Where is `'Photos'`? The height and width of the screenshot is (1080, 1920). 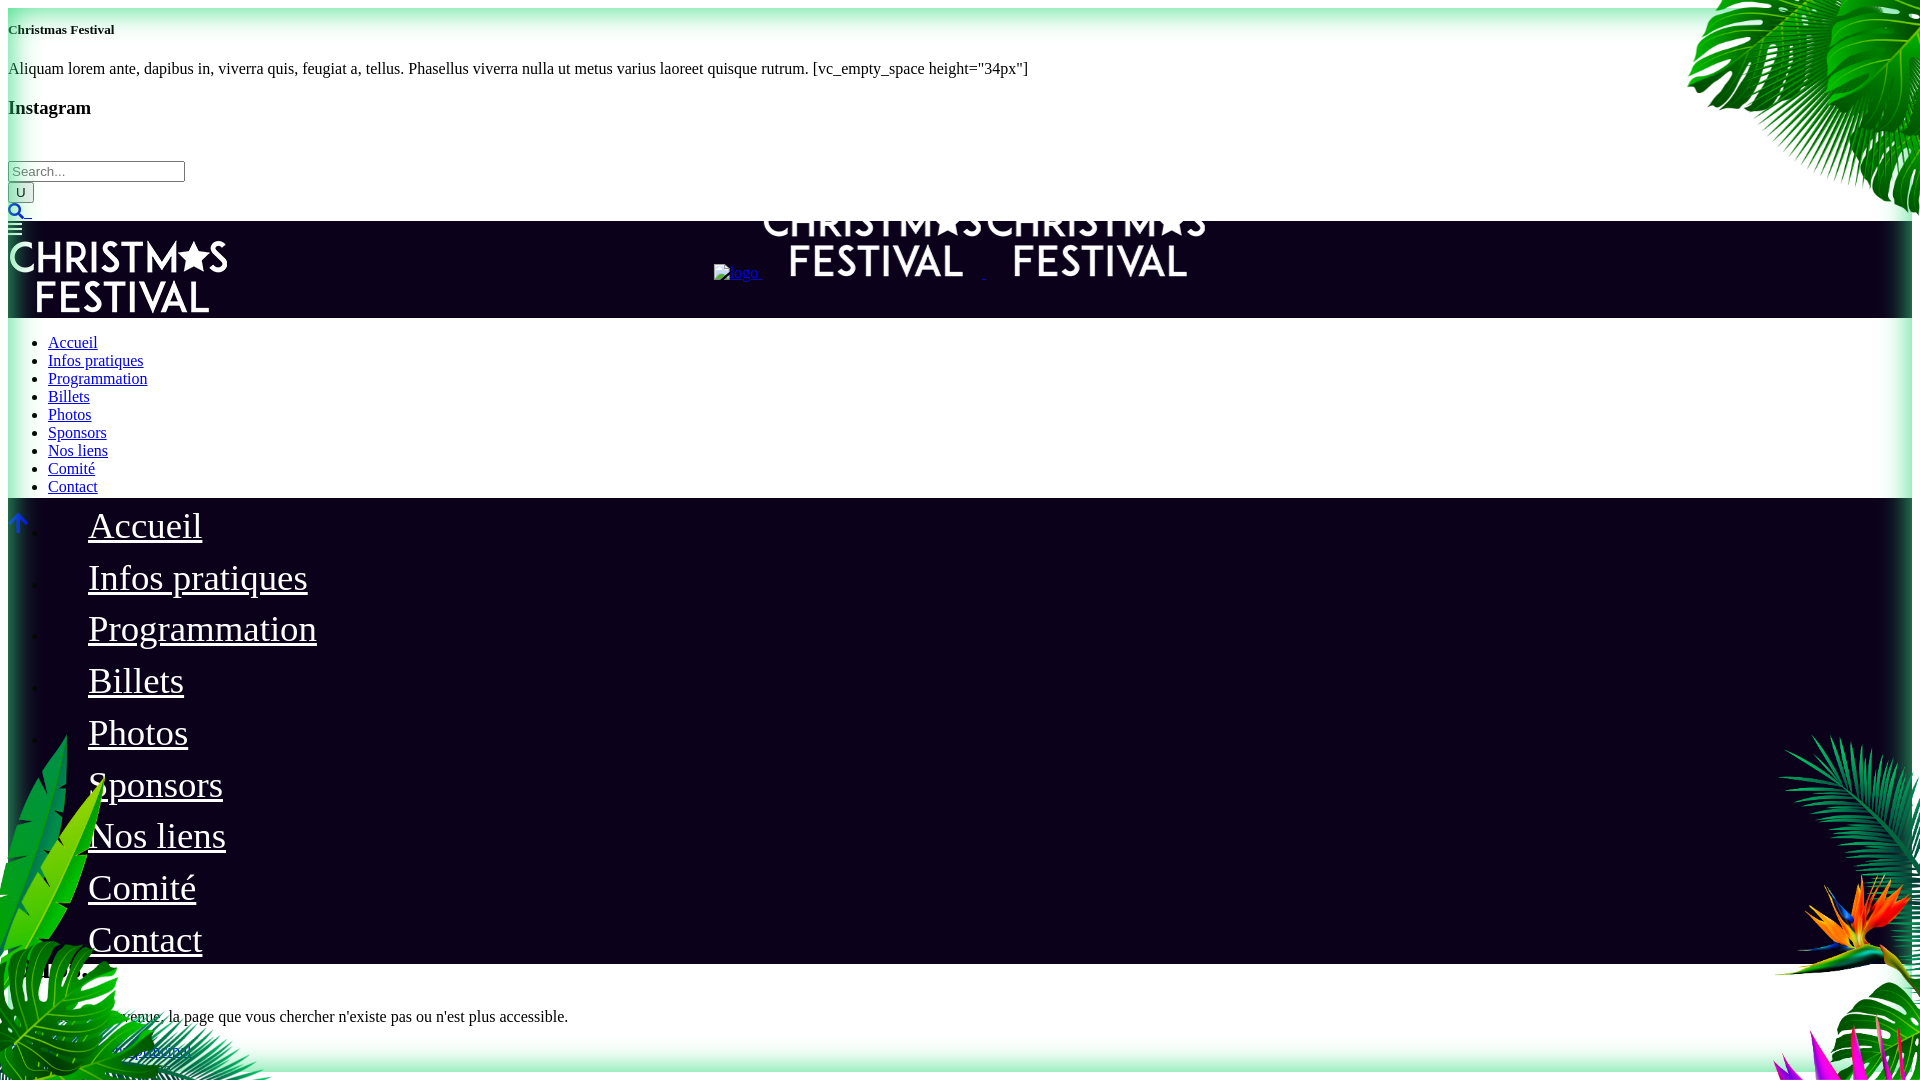 'Photos' is located at coordinates (137, 735).